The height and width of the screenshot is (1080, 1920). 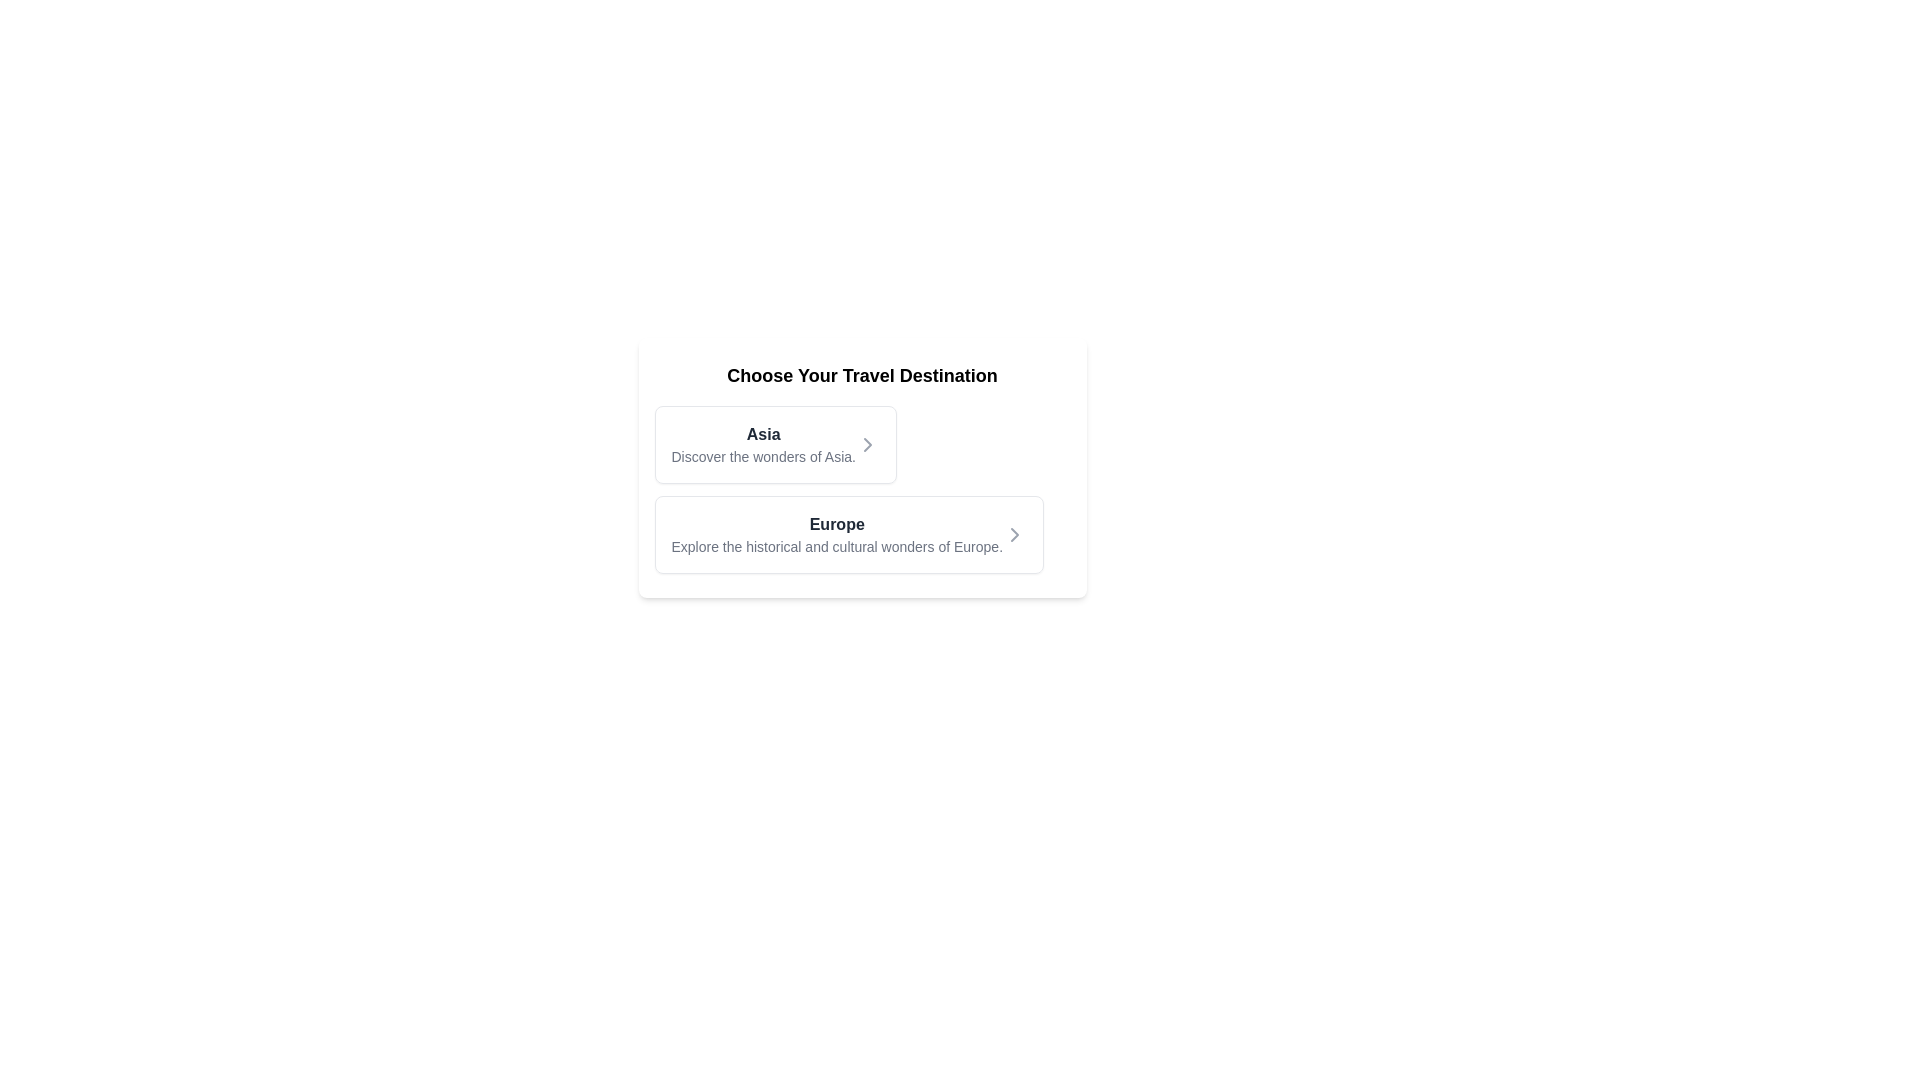 What do you see at coordinates (837, 523) in the screenshot?
I see `the Text label or heading for the 'Europe' section, which identifies the content below it, positioned under the 'Choose Your Travel Destination' heading` at bounding box center [837, 523].